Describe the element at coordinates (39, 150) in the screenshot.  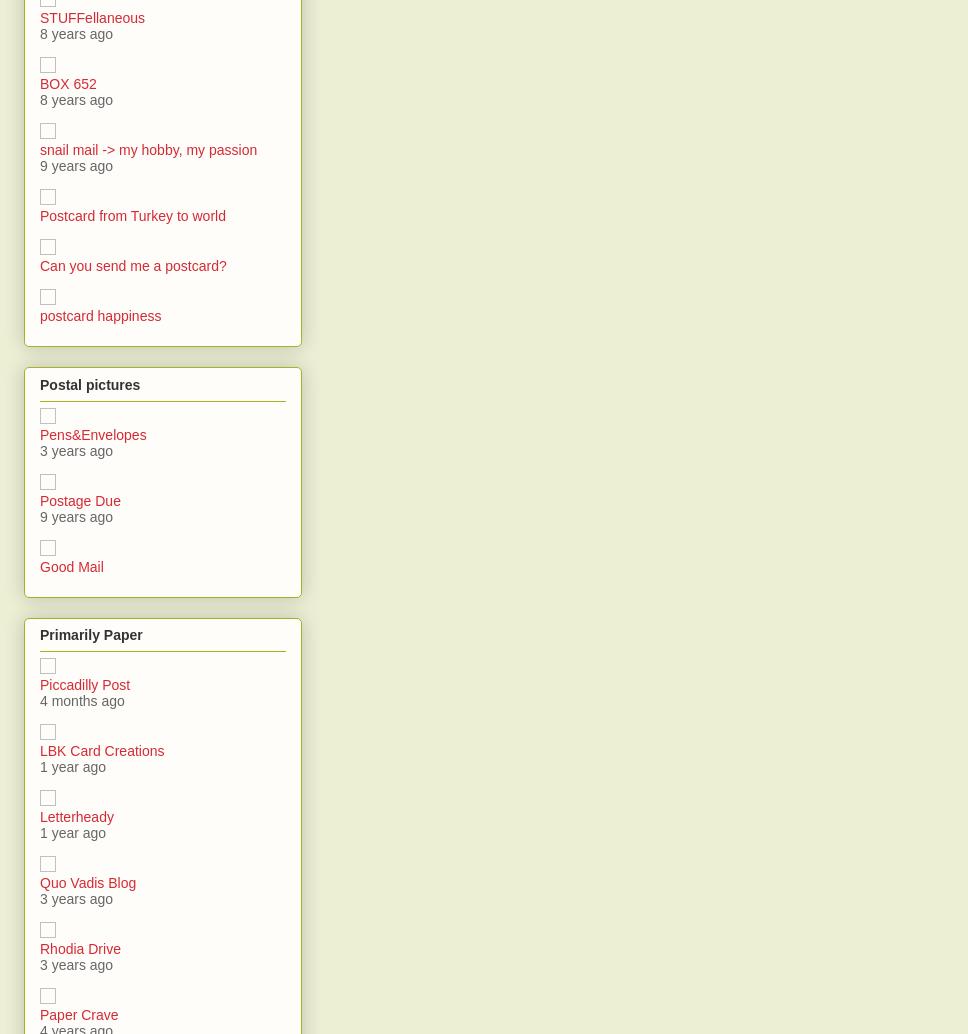
I see `'snail mail -> my hobby, my passion'` at that location.